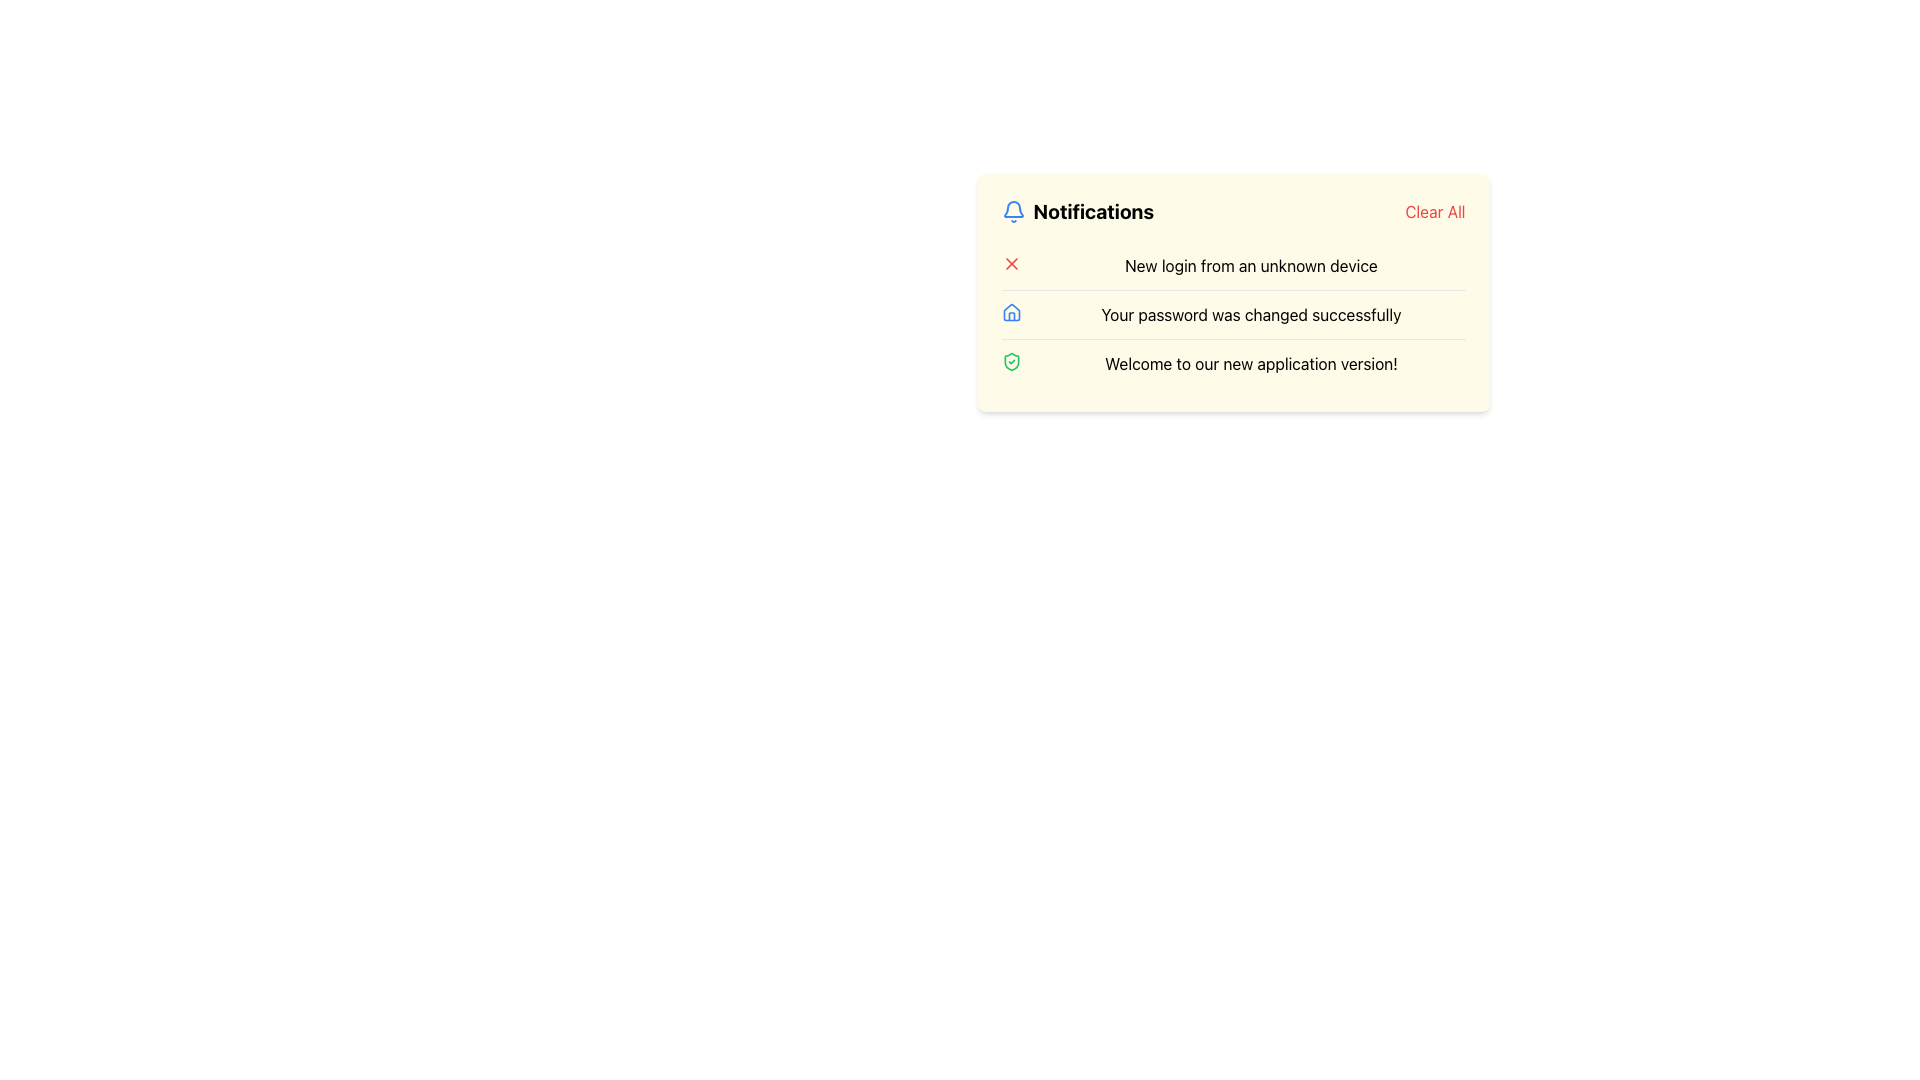  I want to click on the secure status icon located to the left of the password change notification message, so click(1011, 362).